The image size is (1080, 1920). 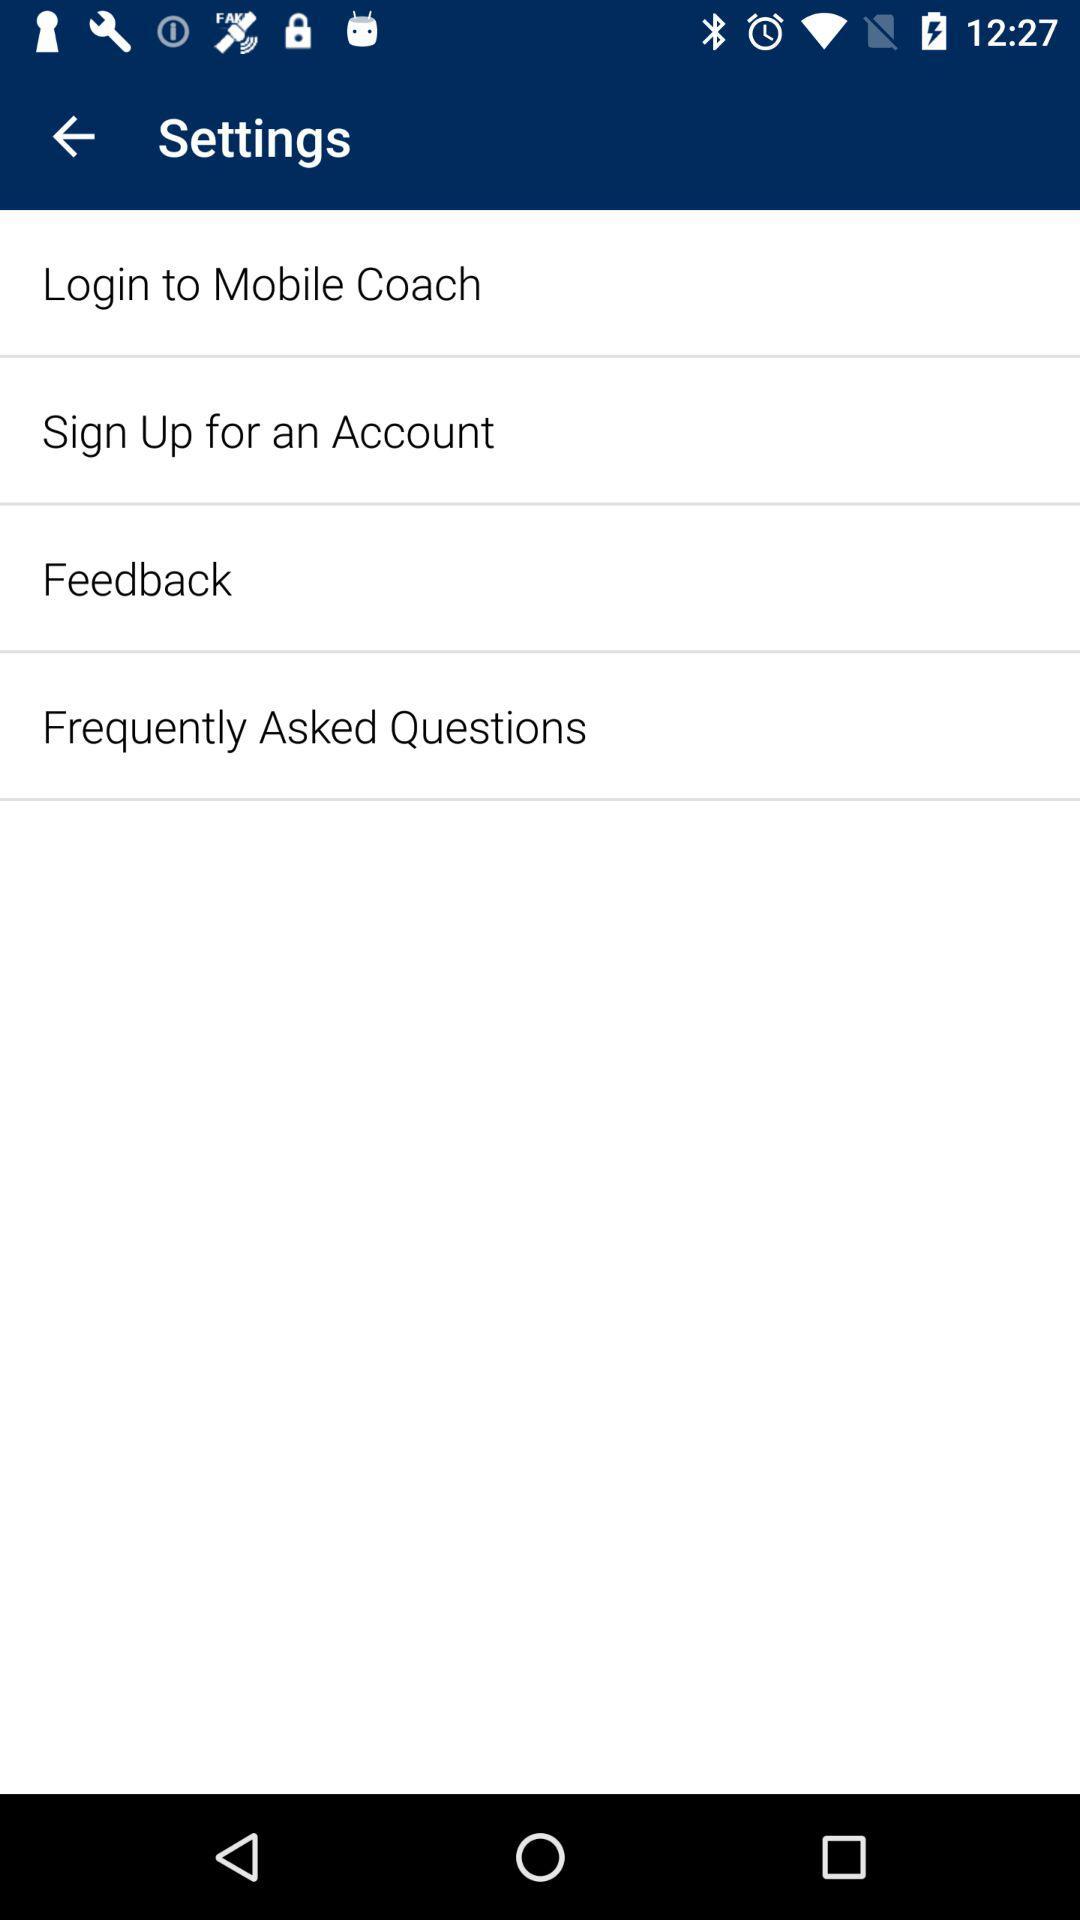 What do you see at coordinates (267, 429) in the screenshot?
I see `icon above the feedback item` at bounding box center [267, 429].